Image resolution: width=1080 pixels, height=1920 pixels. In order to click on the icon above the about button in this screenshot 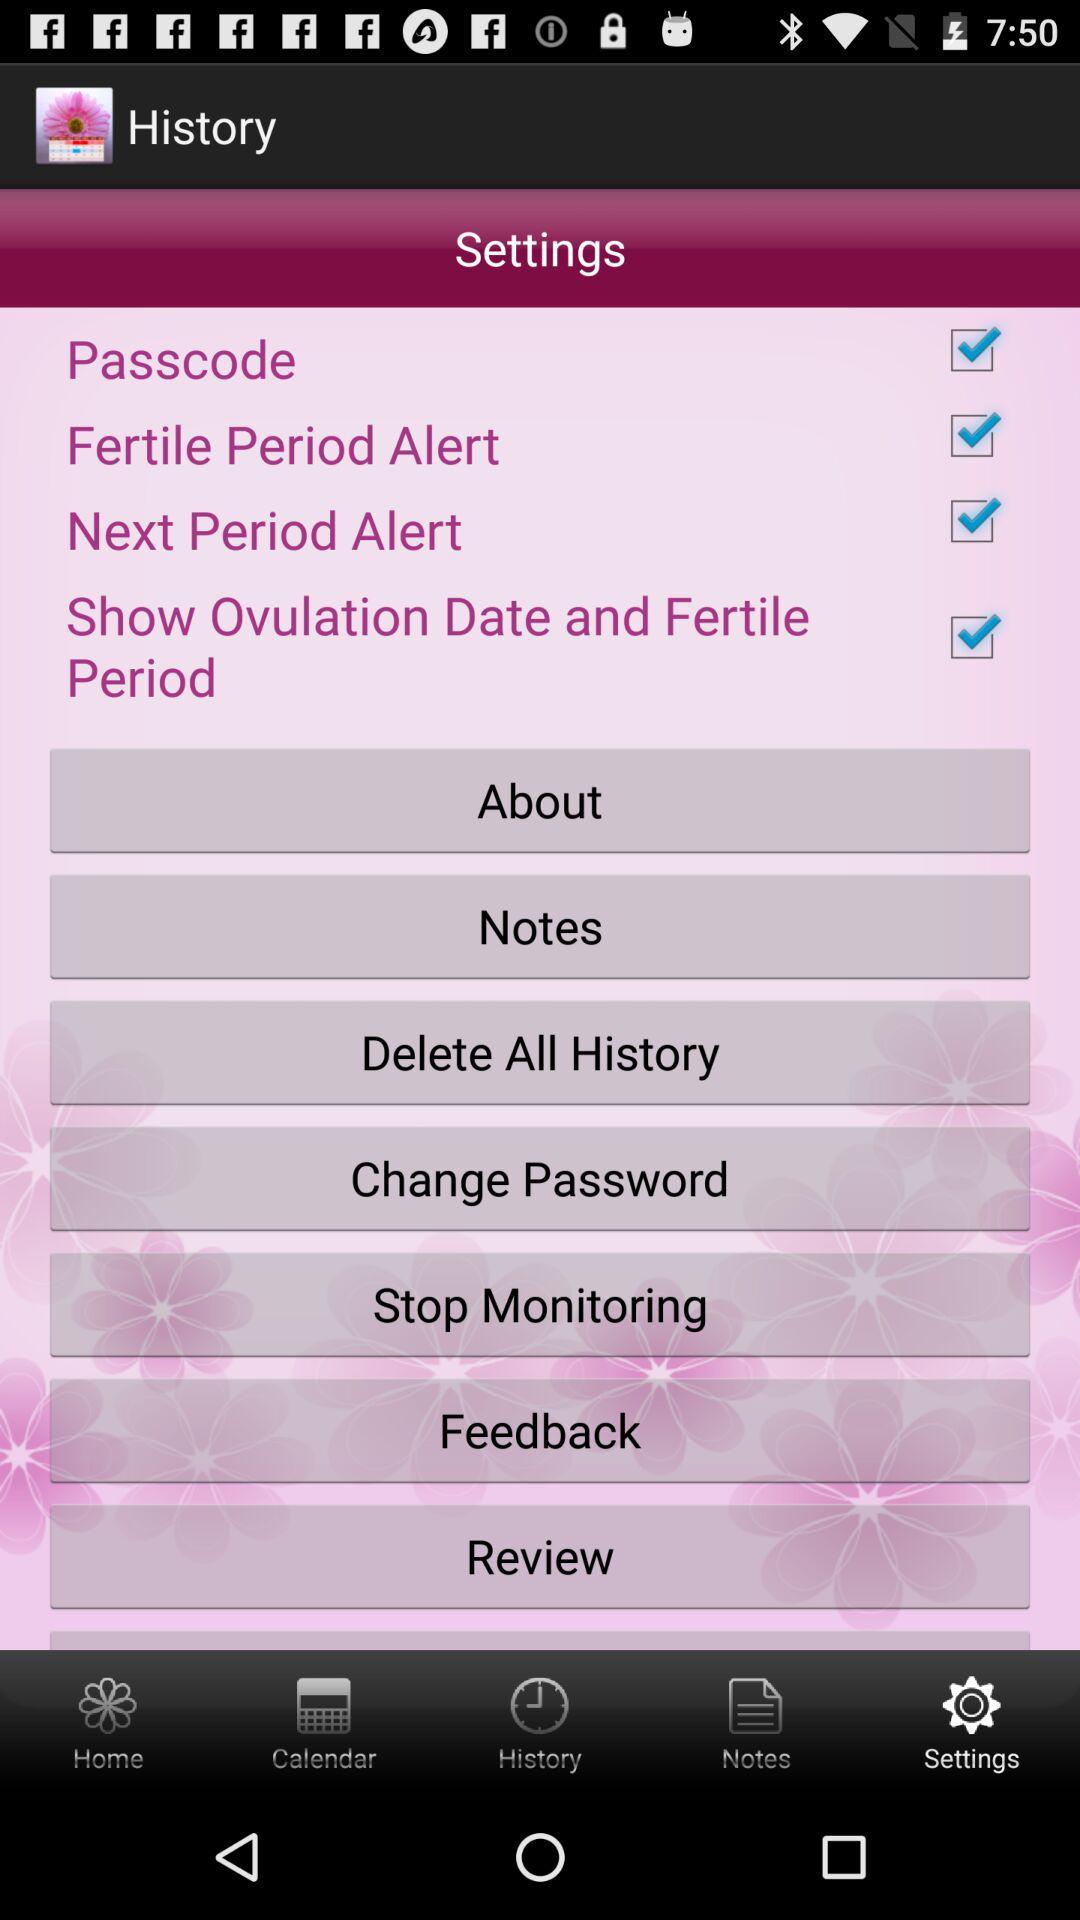, I will do `click(540, 636)`.